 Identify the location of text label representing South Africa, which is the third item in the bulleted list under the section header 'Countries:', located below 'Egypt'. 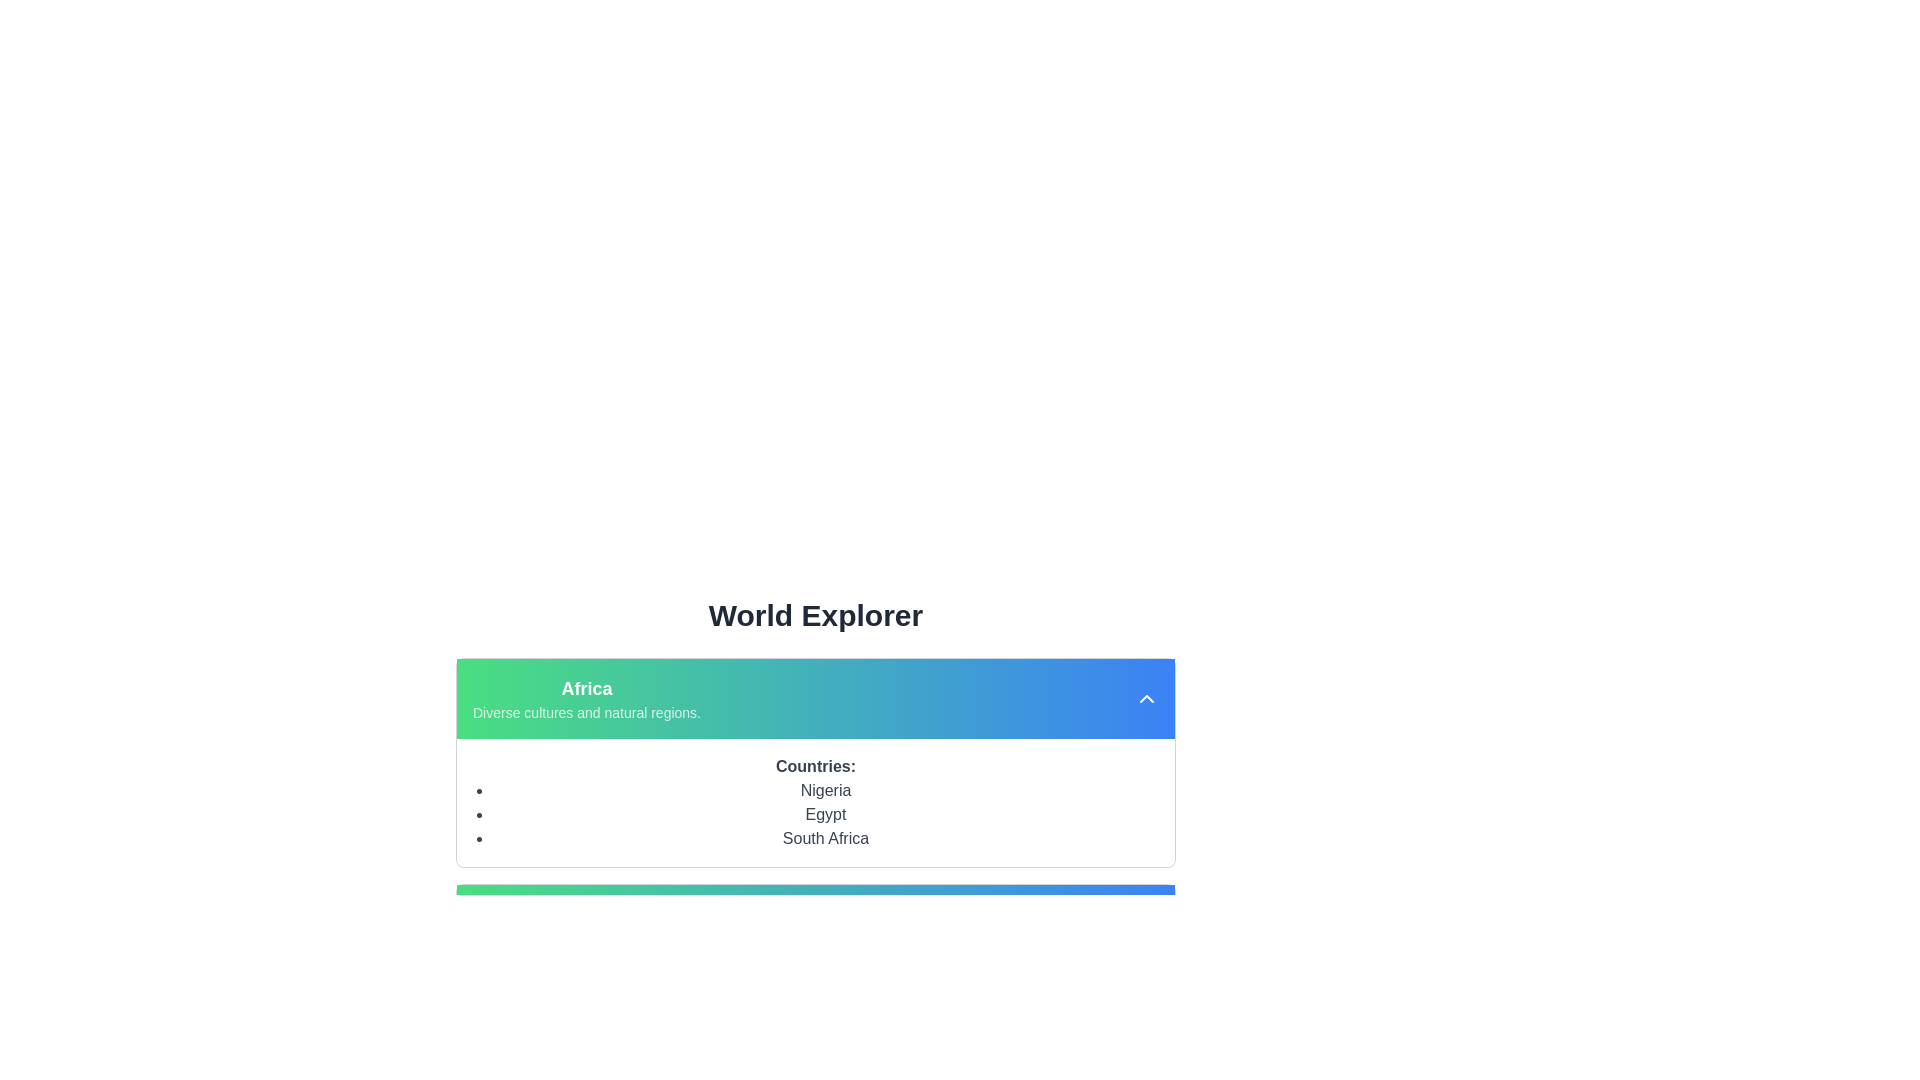
(825, 839).